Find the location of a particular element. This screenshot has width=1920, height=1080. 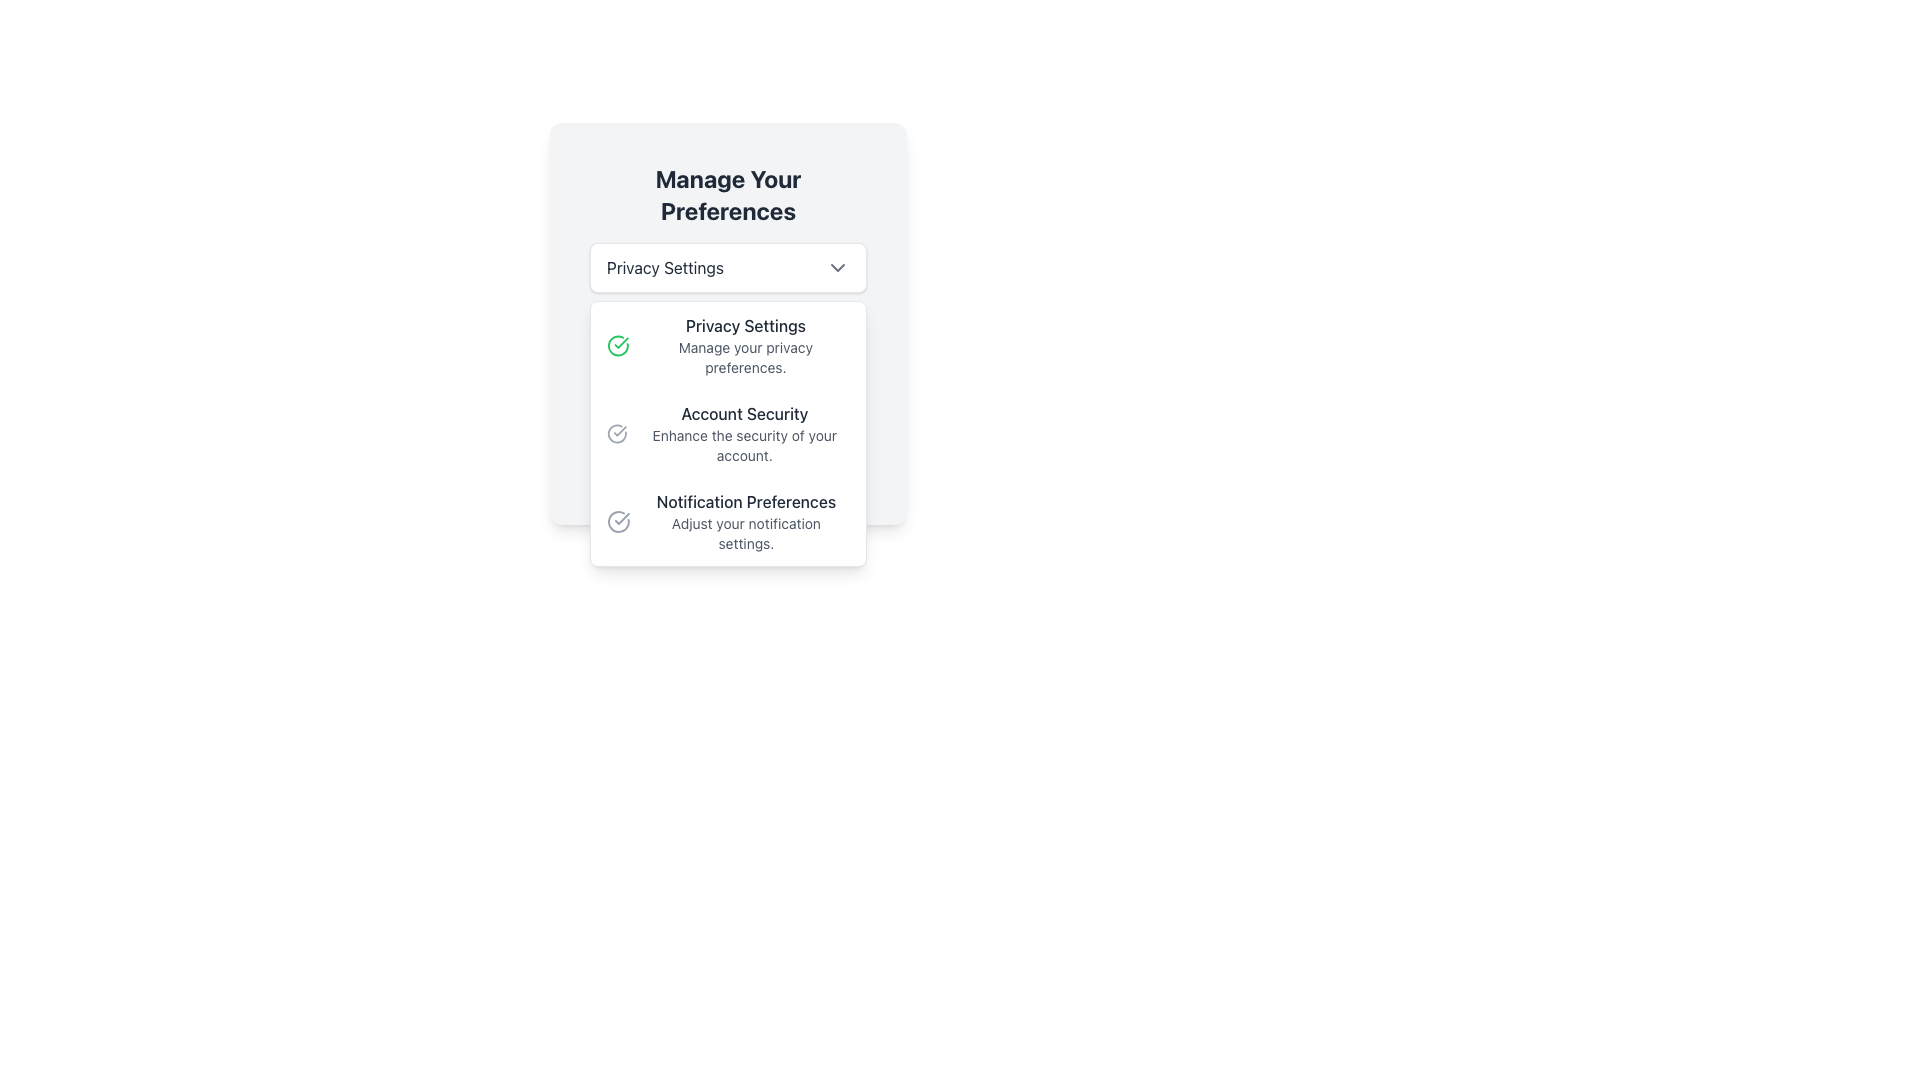

the text label that provides additional descriptive information under 'Notification Preferences' in the dropdown menu is located at coordinates (745, 532).